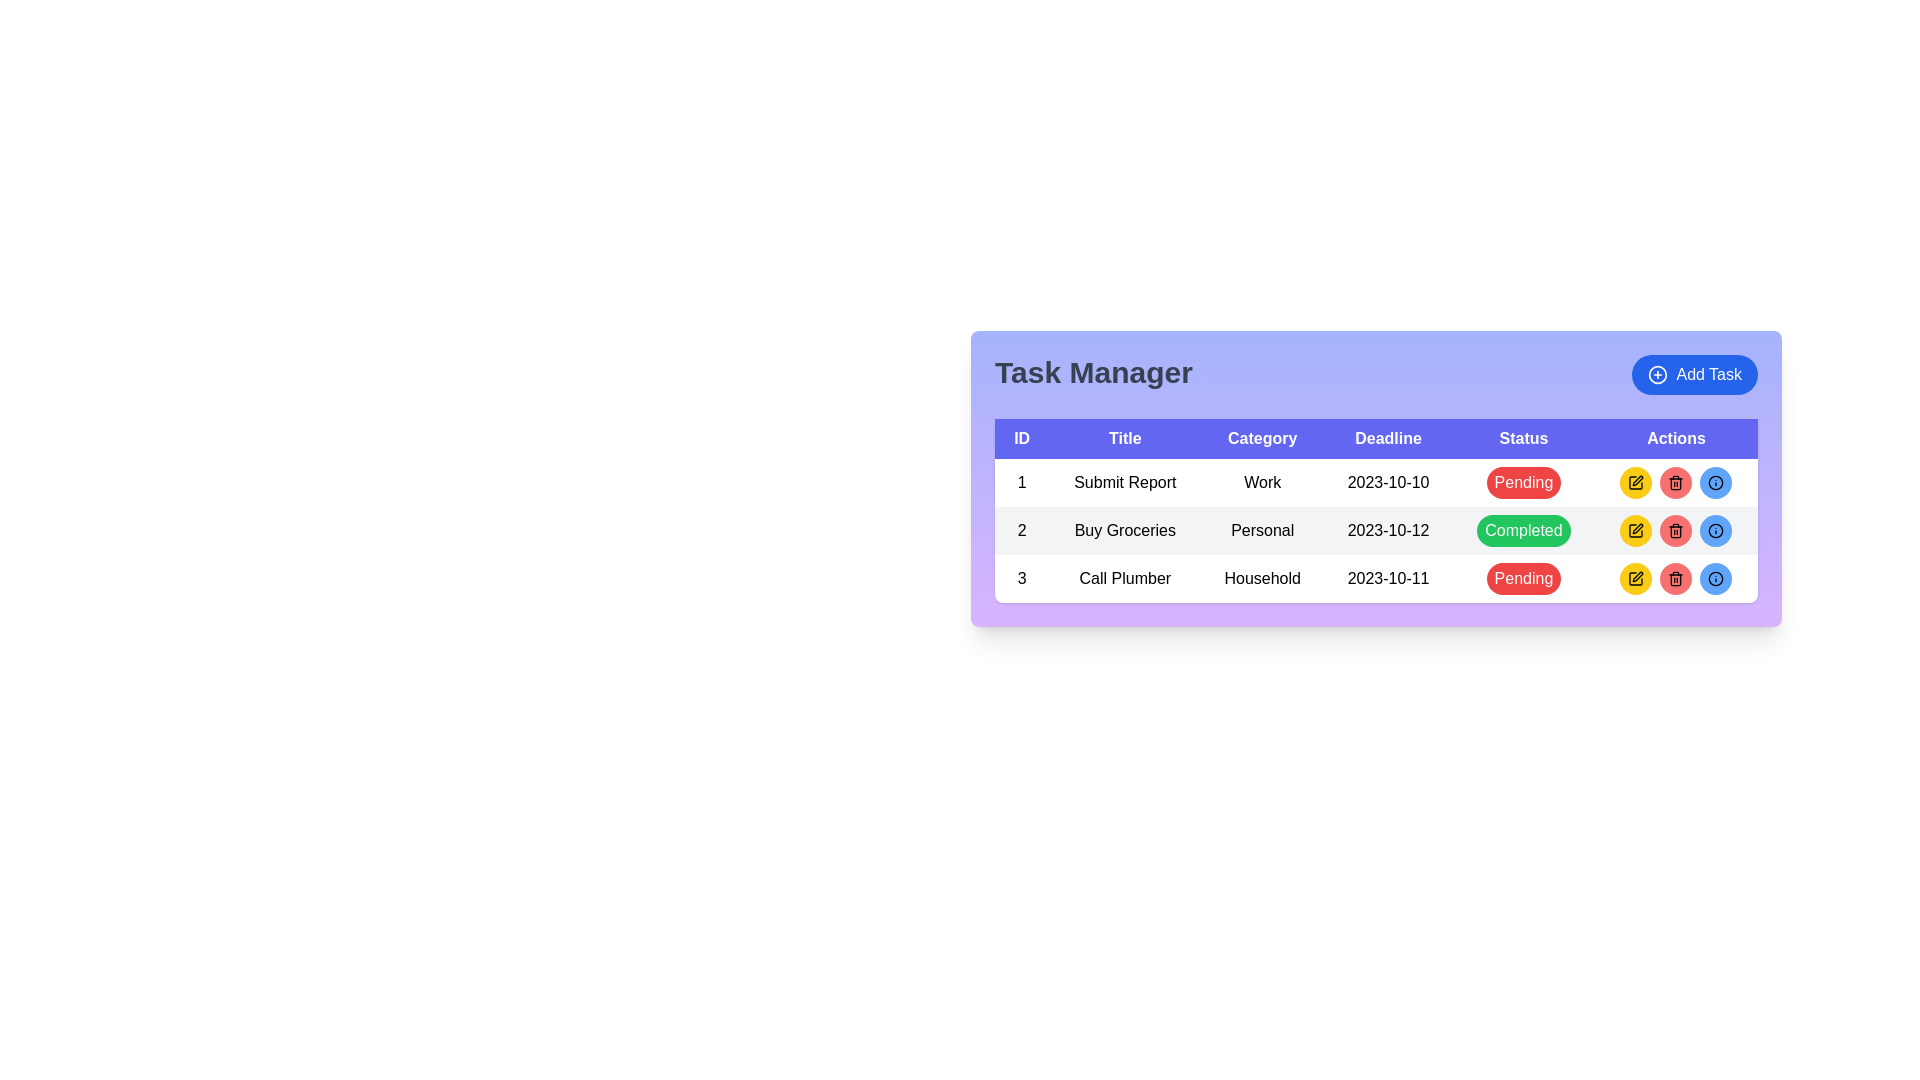 The width and height of the screenshot is (1920, 1080). Describe the element at coordinates (1022, 438) in the screenshot. I see `text of the Table Header Cell located at the leftmost position in the header row of the task management interface, which identifies the items listed in the table rows below` at that location.